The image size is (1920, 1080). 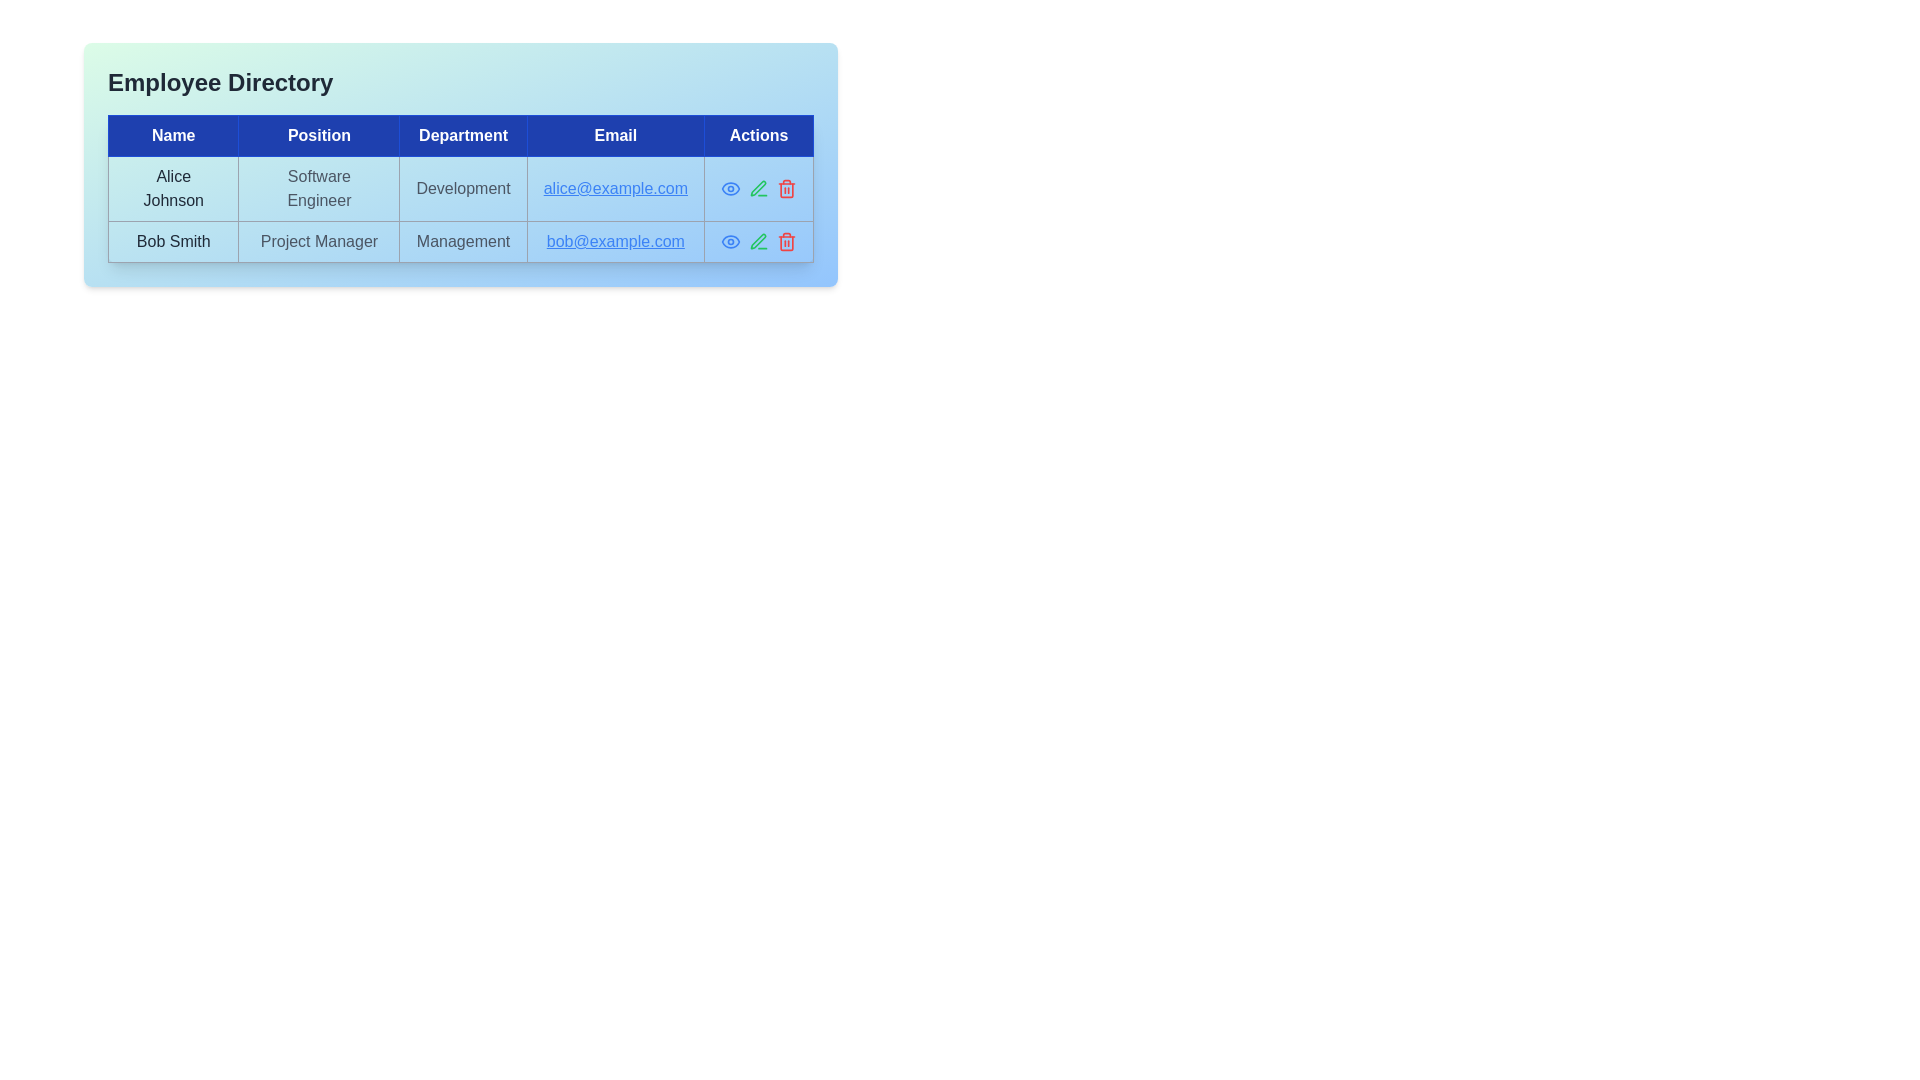 What do you see at coordinates (173, 189) in the screenshot?
I see `the employee name label displaying 'Alice Johnson' in the first row of the employee directory table` at bounding box center [173, 189].